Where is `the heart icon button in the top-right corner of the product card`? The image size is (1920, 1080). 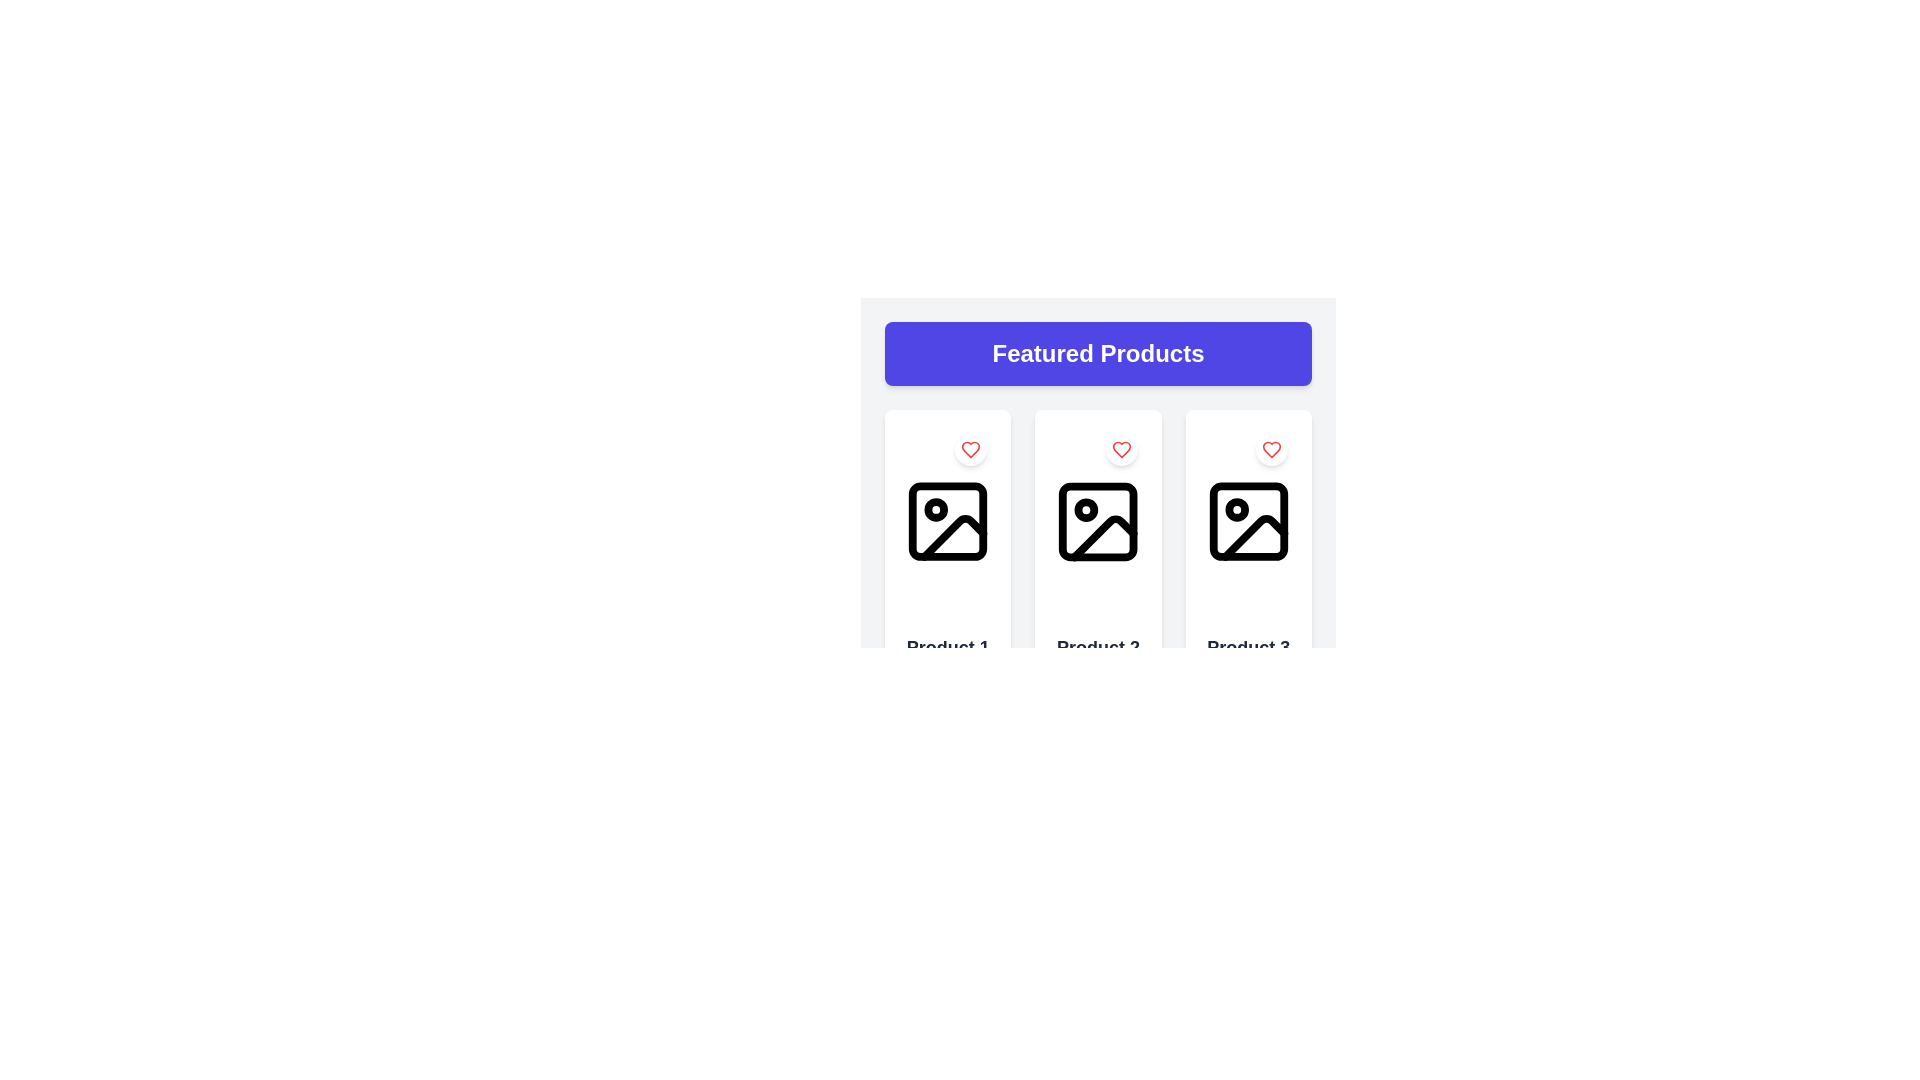
the heart icon button in the top-right corner of the product card is located at coordinates (1121, 450).